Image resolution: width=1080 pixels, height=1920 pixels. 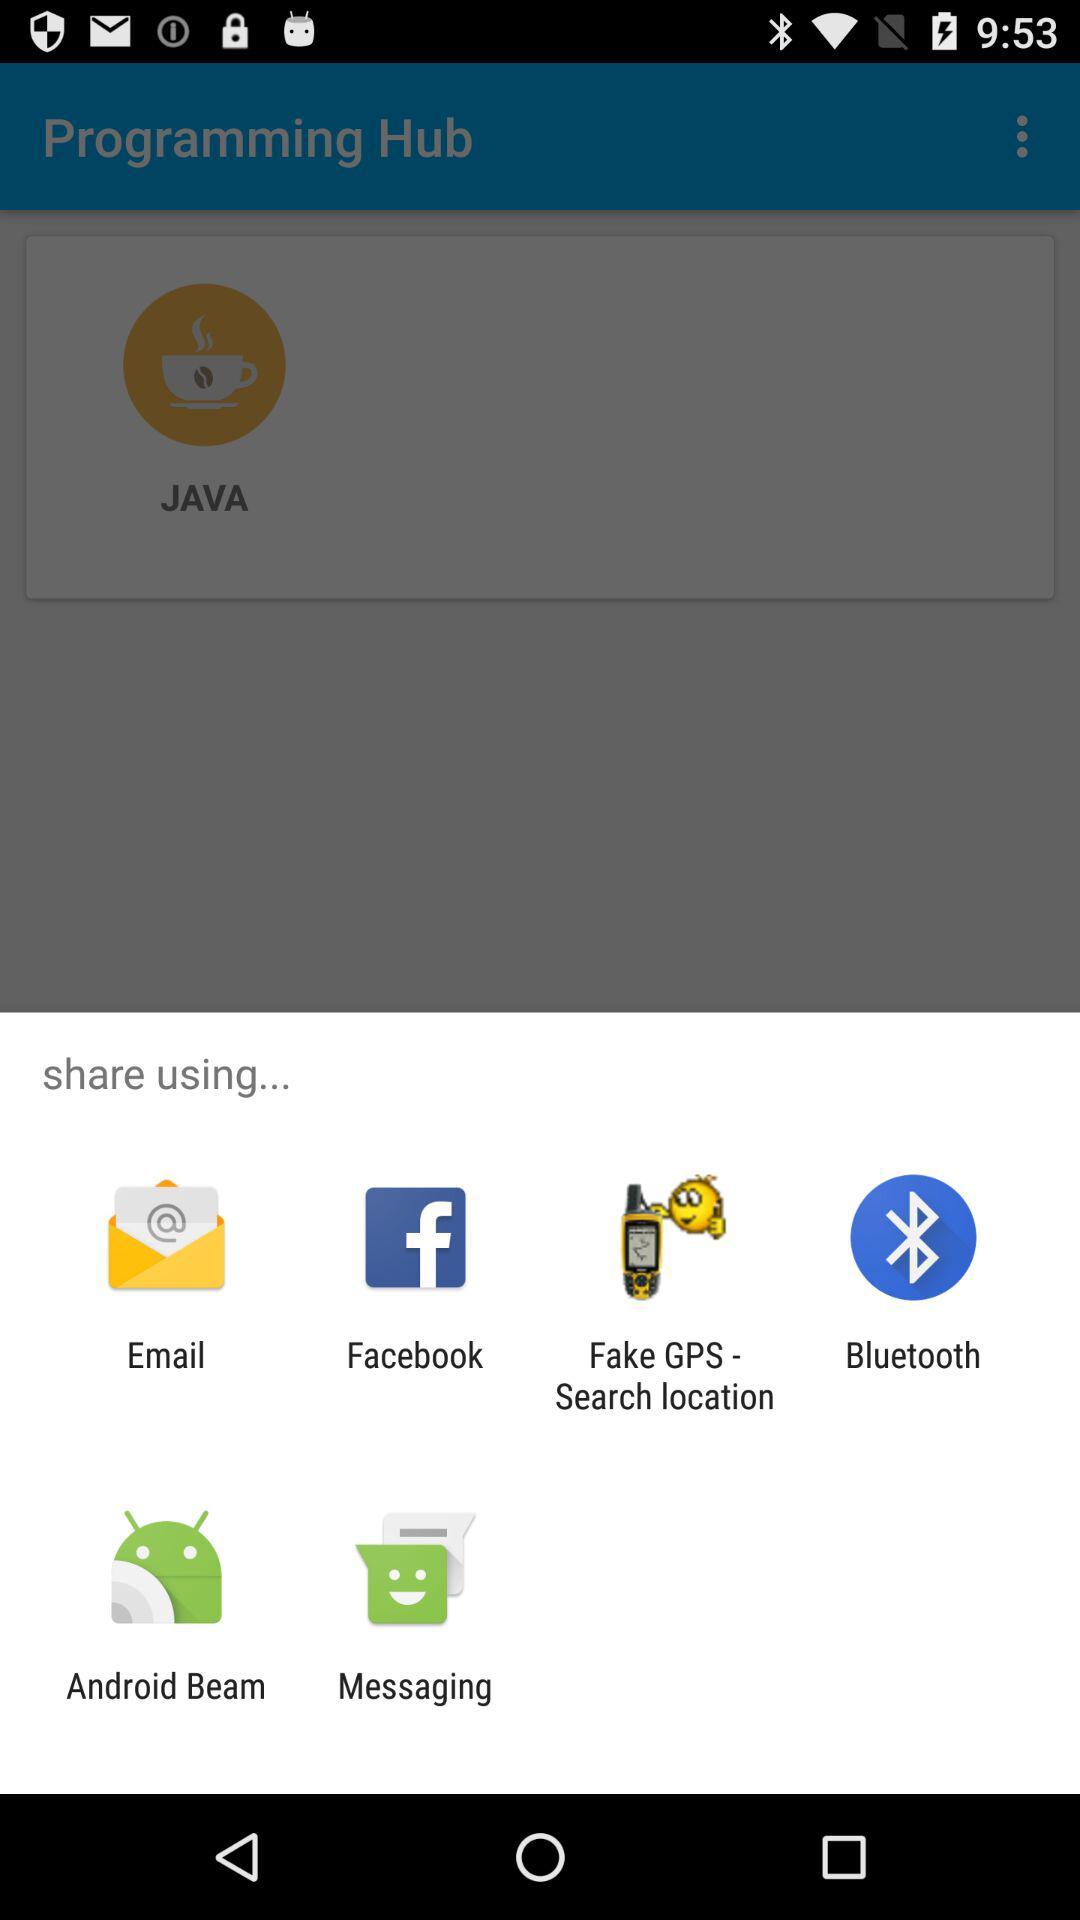 What do you see at coordinates (414, 1374) in the screenshot?
I see `item next to the fake gps search app` at bounding box center [414, 1374].